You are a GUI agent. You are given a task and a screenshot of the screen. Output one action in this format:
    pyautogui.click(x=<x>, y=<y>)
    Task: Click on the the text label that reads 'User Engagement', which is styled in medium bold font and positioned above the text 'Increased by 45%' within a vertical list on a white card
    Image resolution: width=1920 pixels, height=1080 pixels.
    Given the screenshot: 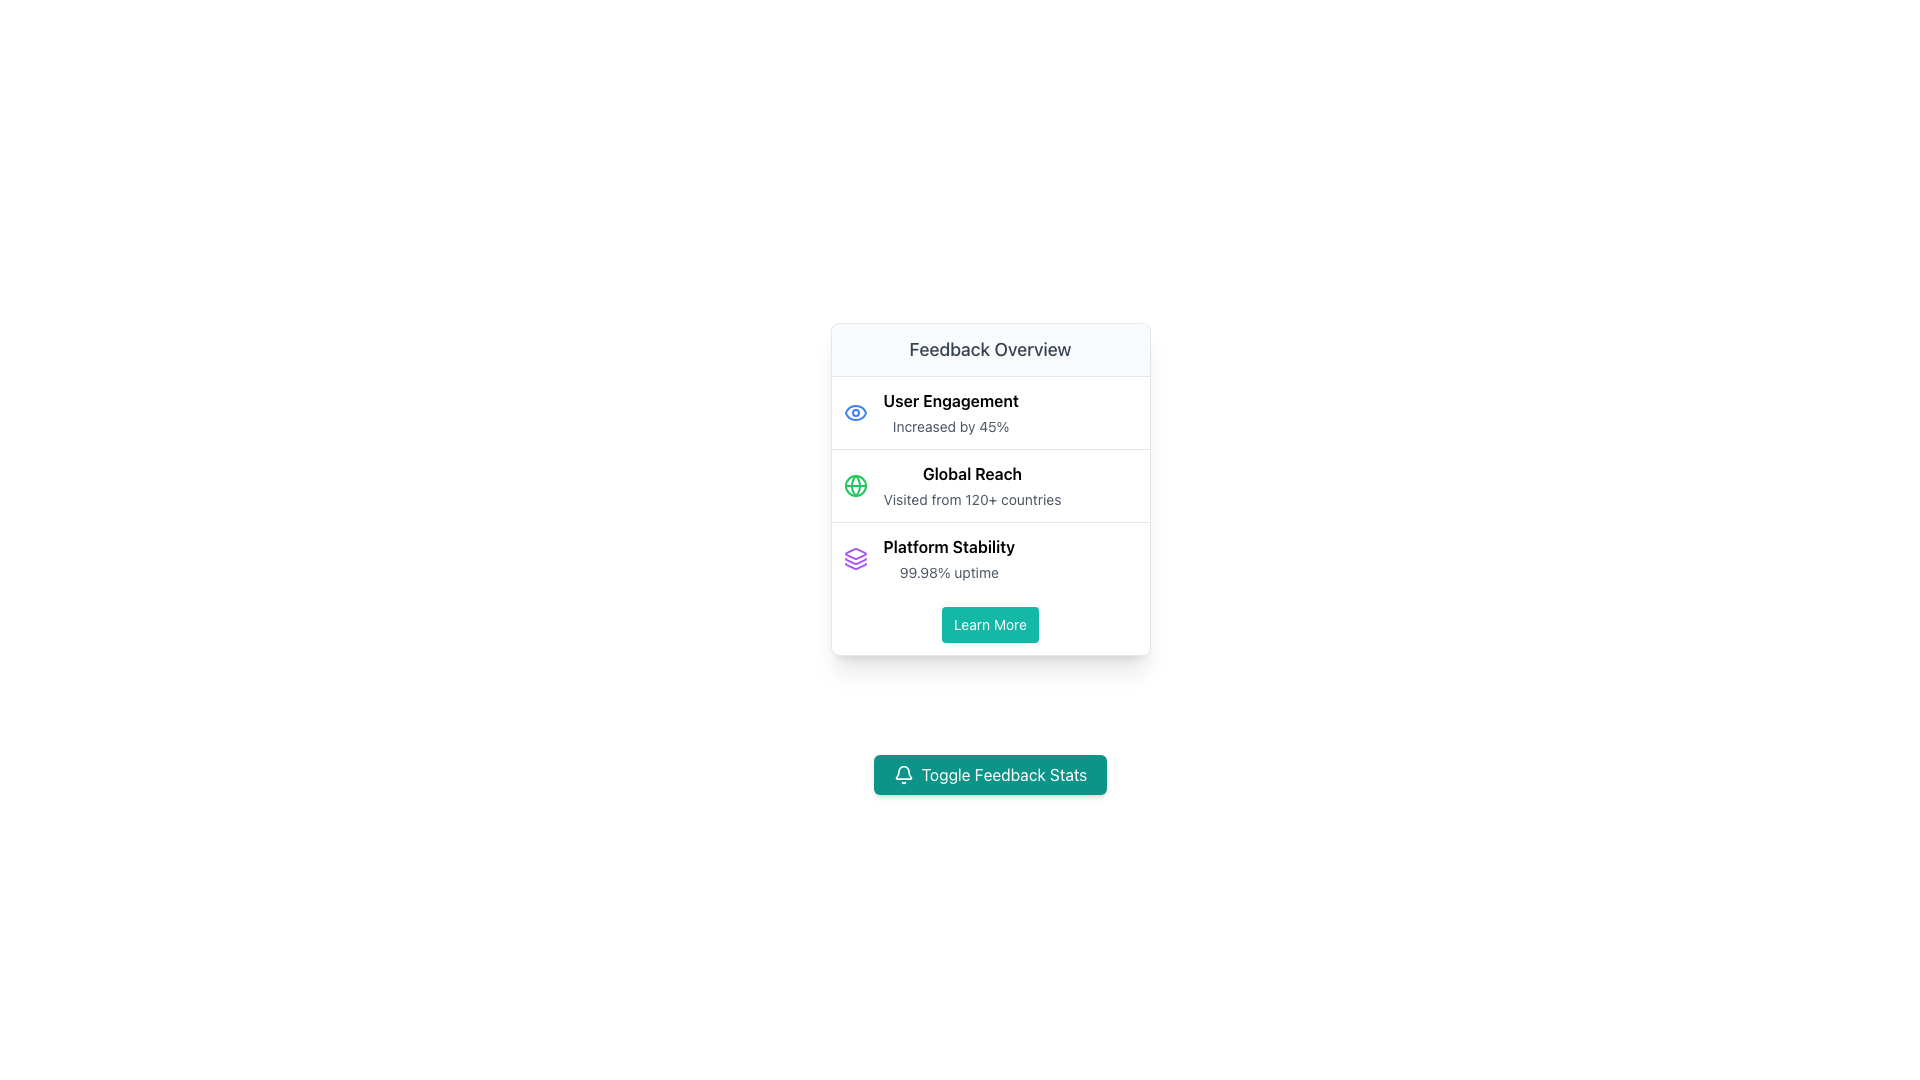 What is the action you would take?
    pyautogui.click(x=950, y=401)
    